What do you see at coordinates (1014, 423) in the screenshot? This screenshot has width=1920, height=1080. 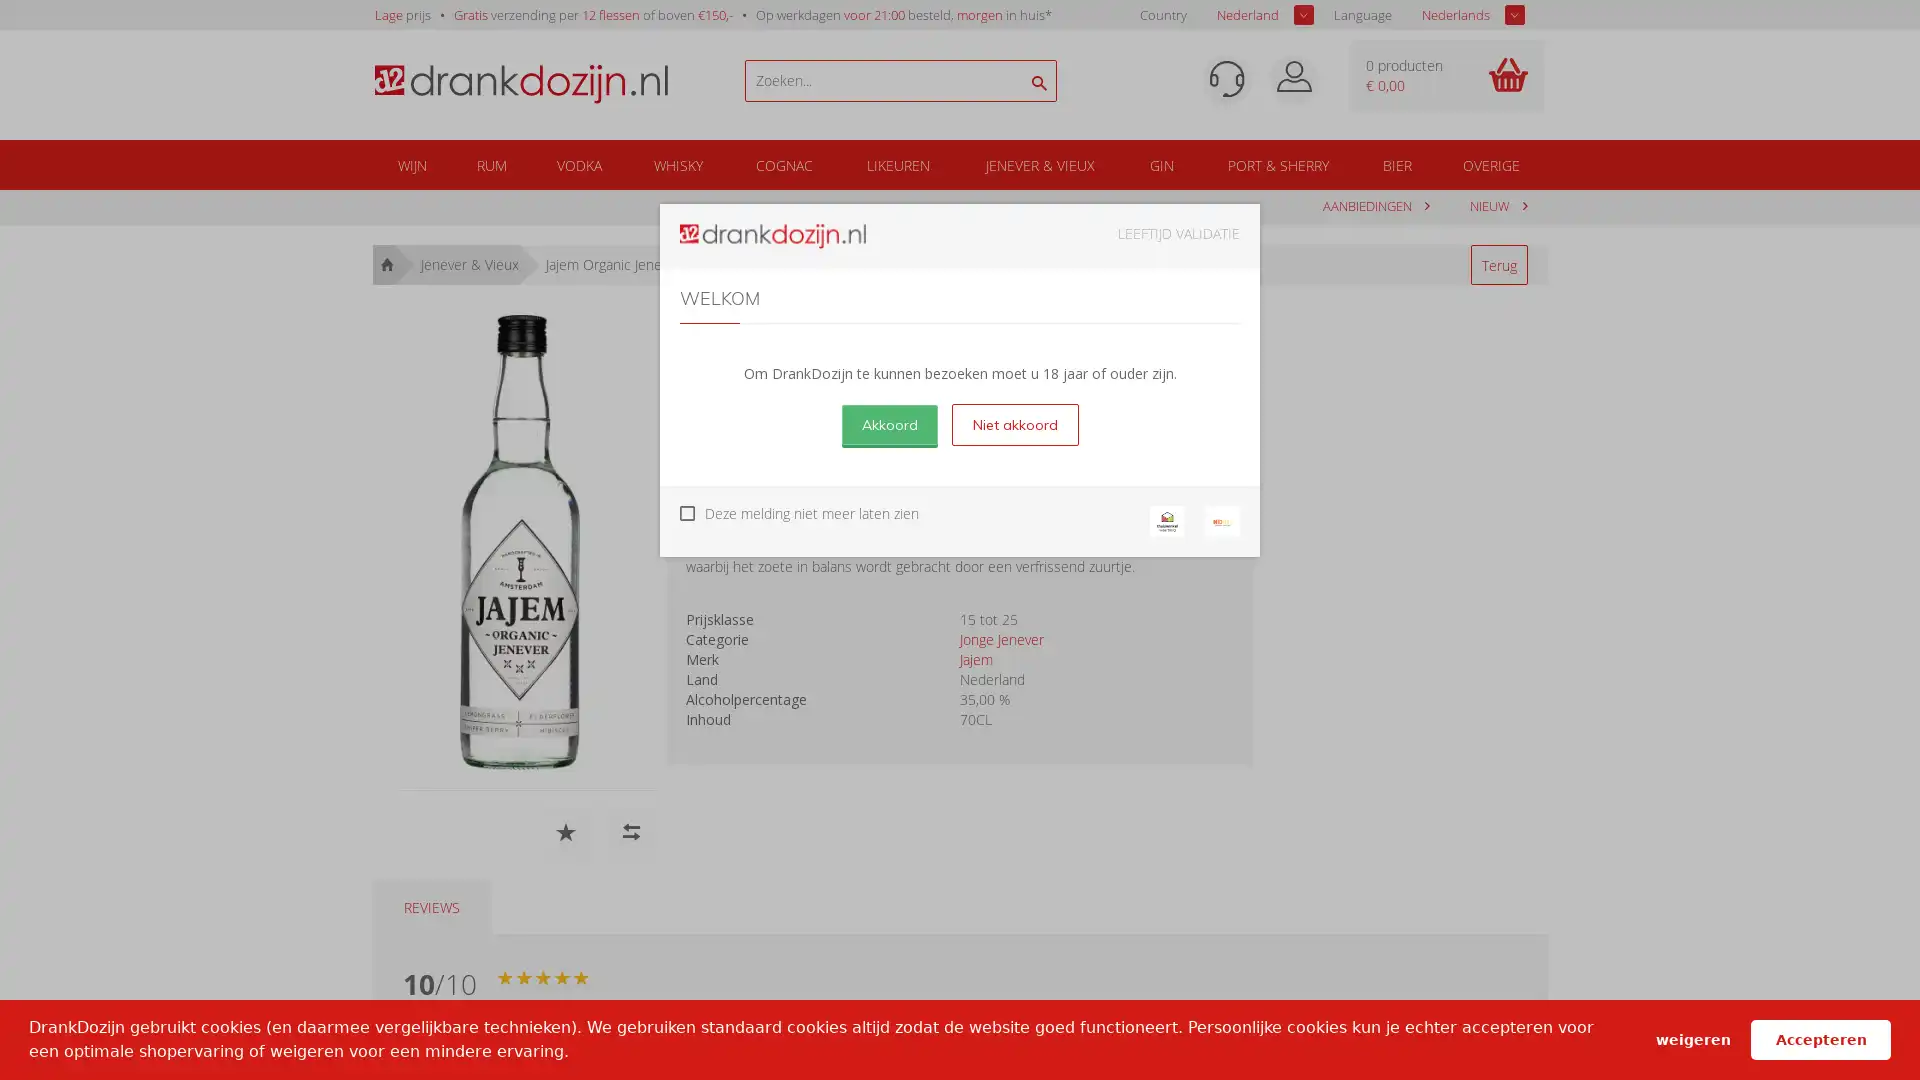 I see `Niet akkoord` at bounding box center [1014, 423].